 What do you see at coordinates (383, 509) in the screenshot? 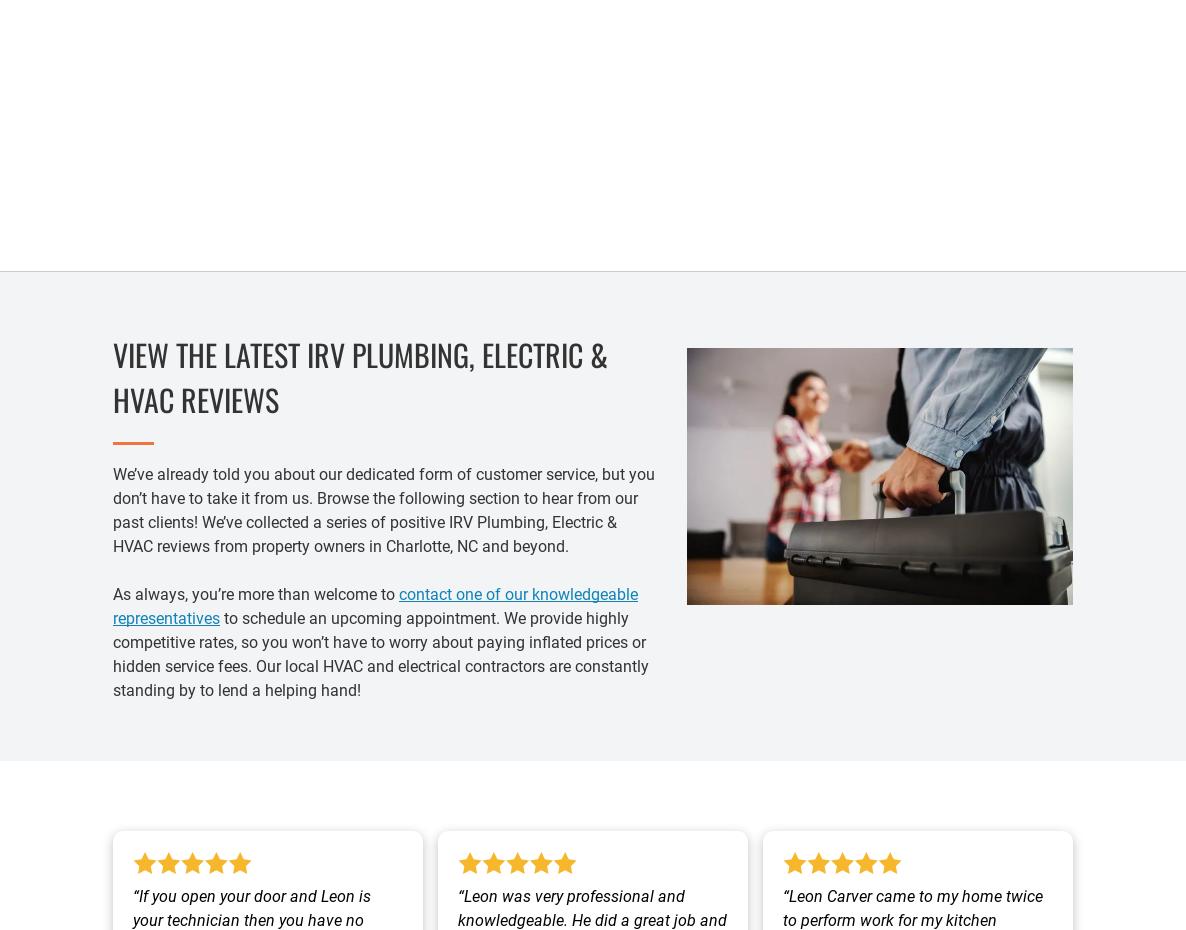
I see `'We’ve already told you about our dedicated form of customer service, but you don’t have to take it from us. Browse the following section to hear from our past clients! We’ve collected a series of positive IRV Plumbing, Electric & HVAC reviews from property owners in Charlotte, NC and beyond.'` at bounding box center [383, 509].